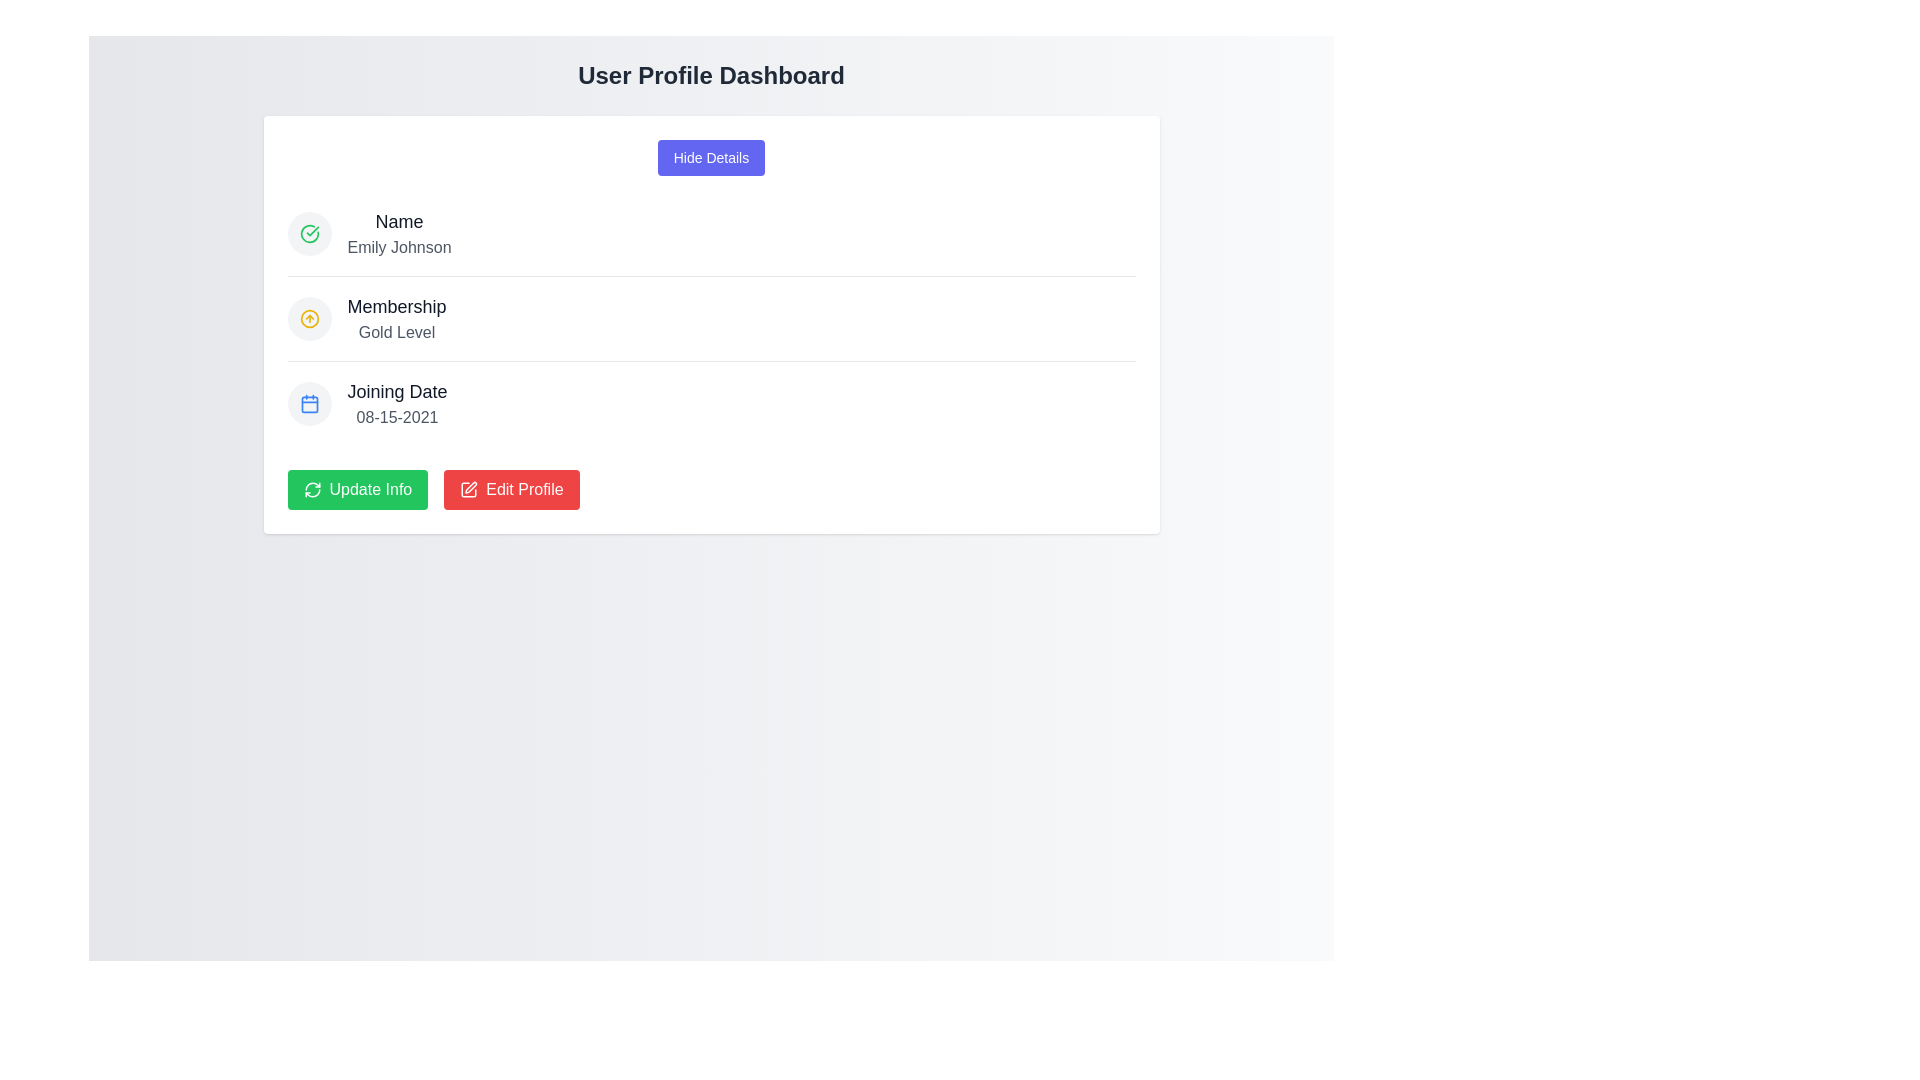 The height and width of the screenshot is (1080, 1920). What do you see at coordinates (397, 416) in the screenshot?
I see `the text display showing the date '08-15-2021' located below the label 'Joining Date' in the user profile interface` at bounding box center [397, 416].